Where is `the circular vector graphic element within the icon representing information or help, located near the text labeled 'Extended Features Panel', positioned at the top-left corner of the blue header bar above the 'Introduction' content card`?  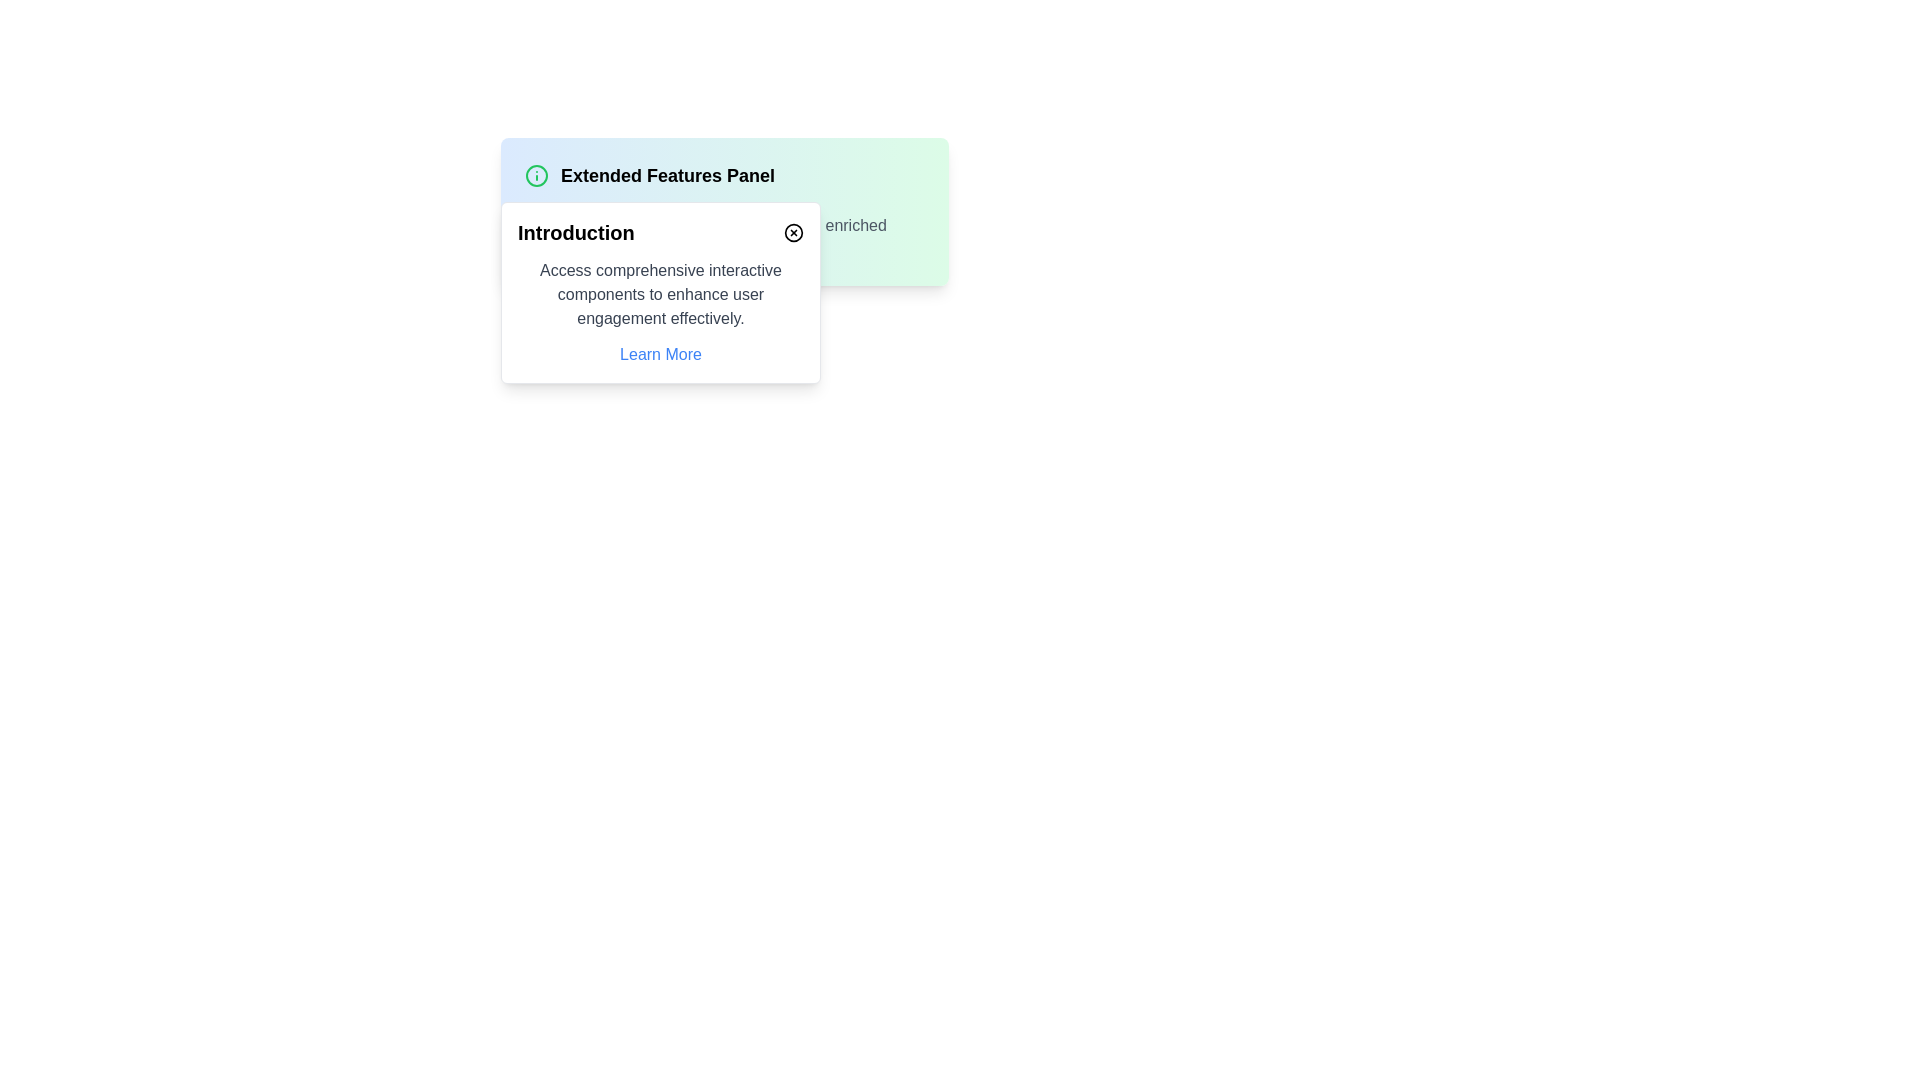 the circular vector graphic element within the icon representing information or help, located near the text labeled 'Extended Features Panel', positioned at the top-left corner of the blue header bar above the 'Introduction' content card is located at coordinates (537, 175).